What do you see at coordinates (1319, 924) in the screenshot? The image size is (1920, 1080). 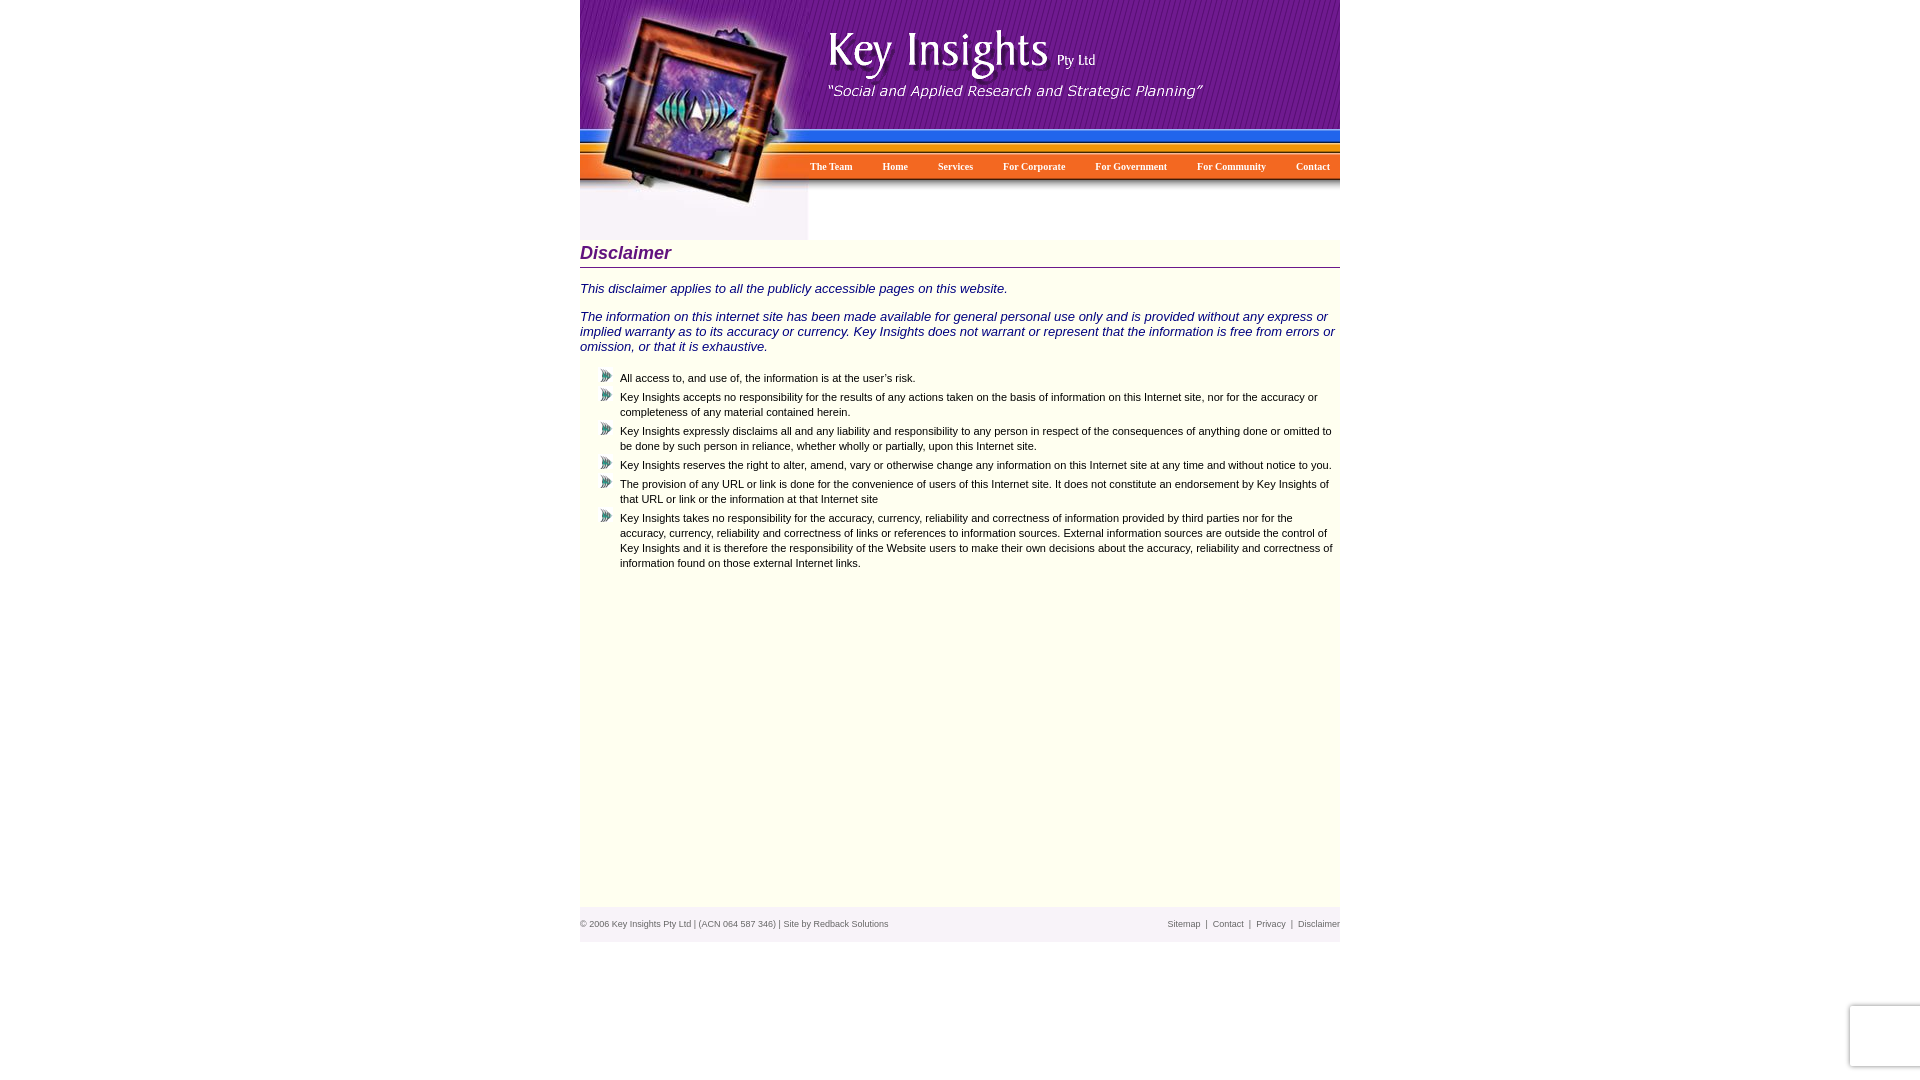 I see `'Disclaimer'` at bounding box center [1319, 924].